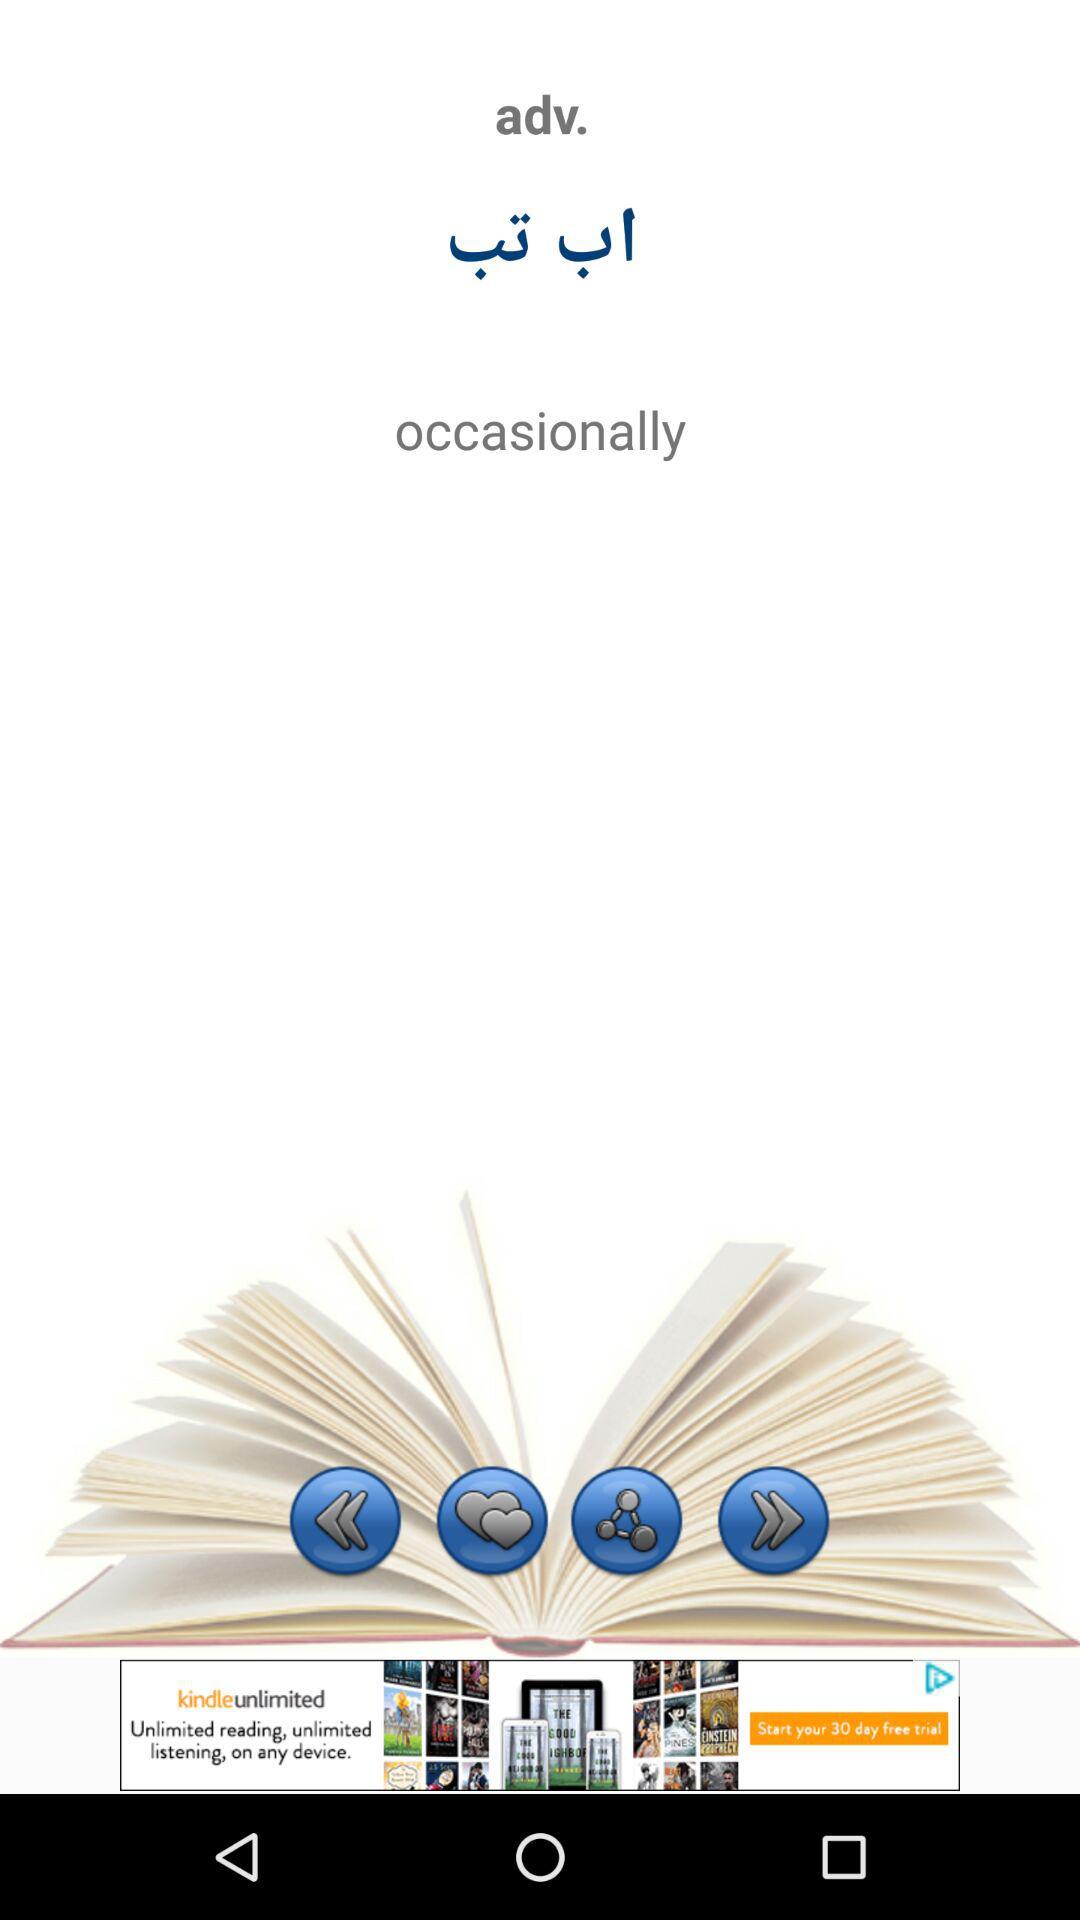  Describe the element at coordinates (492, 1522) in the screenshot. I see `preferred` at that location.